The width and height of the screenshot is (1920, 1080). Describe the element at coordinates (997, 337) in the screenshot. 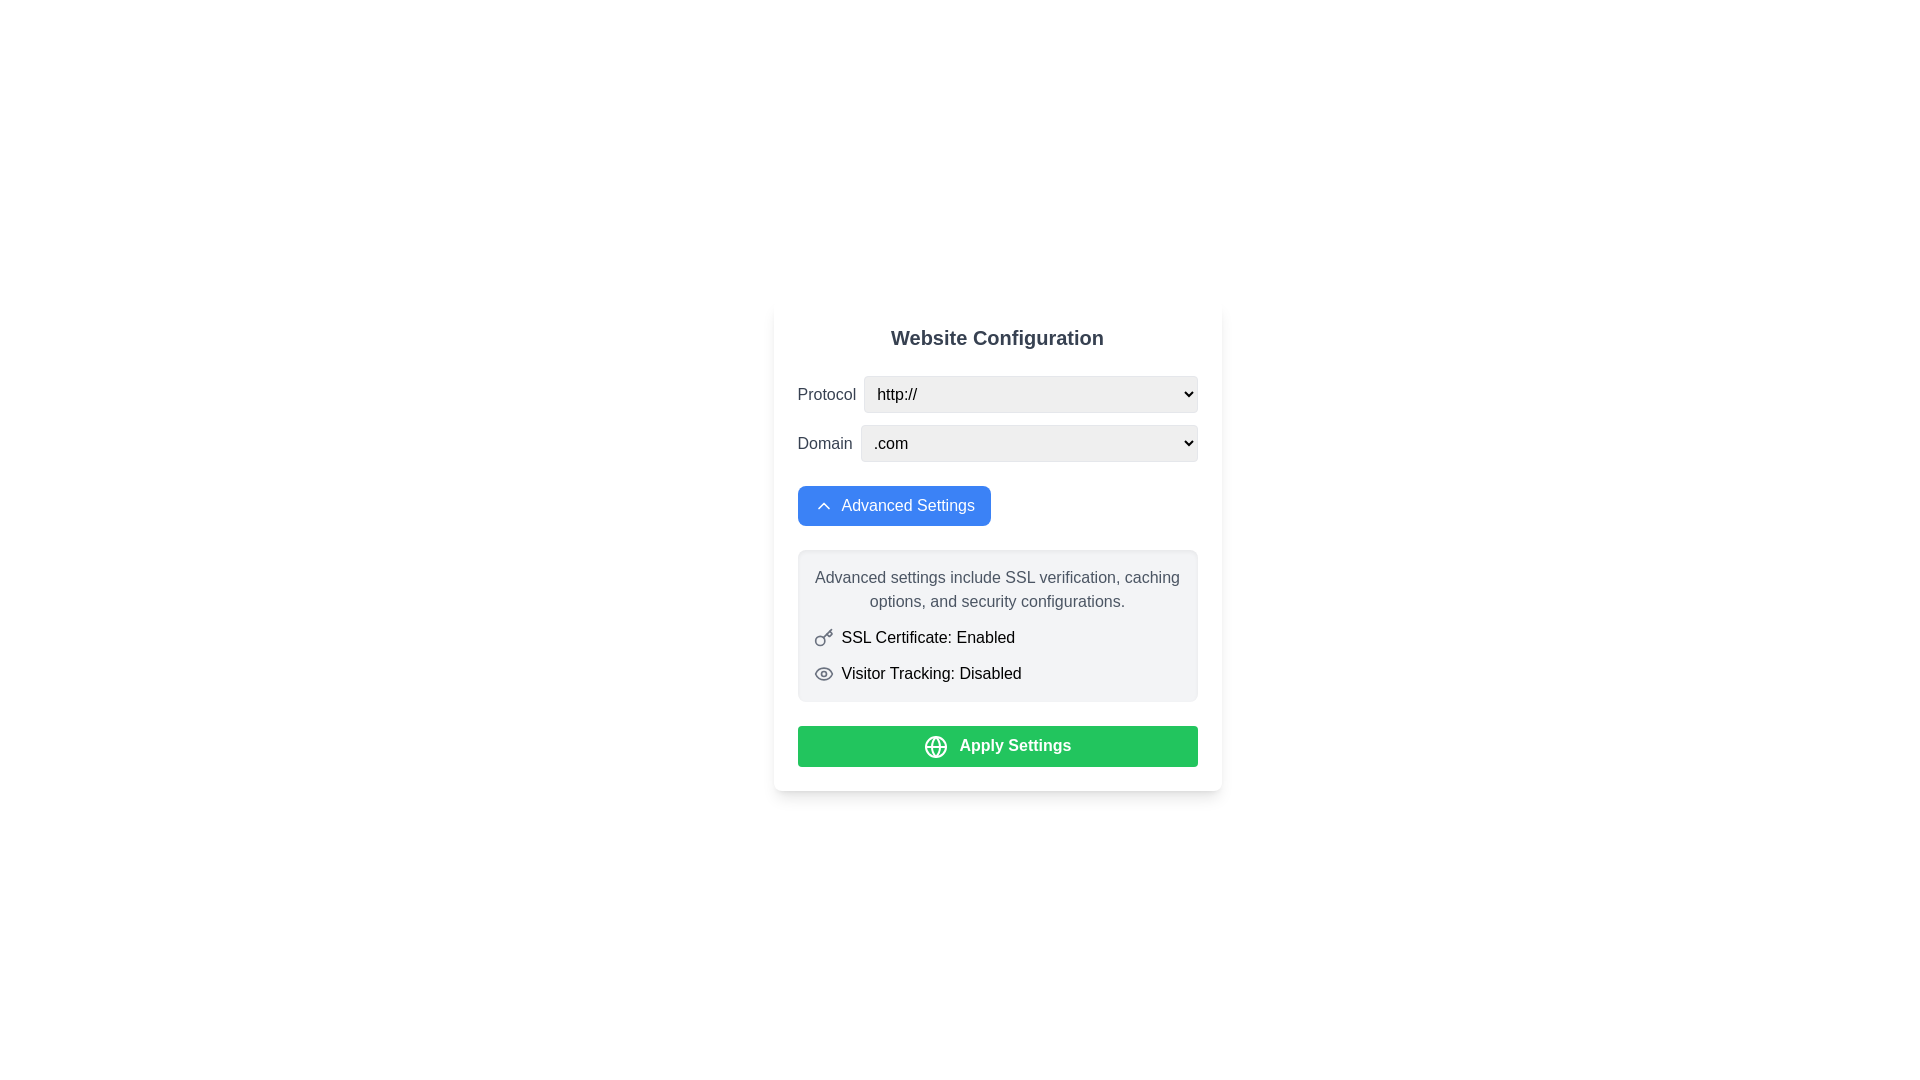

I see `the text area displaying the title 'Website Configuration' in bold styling and grayish color, which is positioned as a header above other elements in the interface` at that location.